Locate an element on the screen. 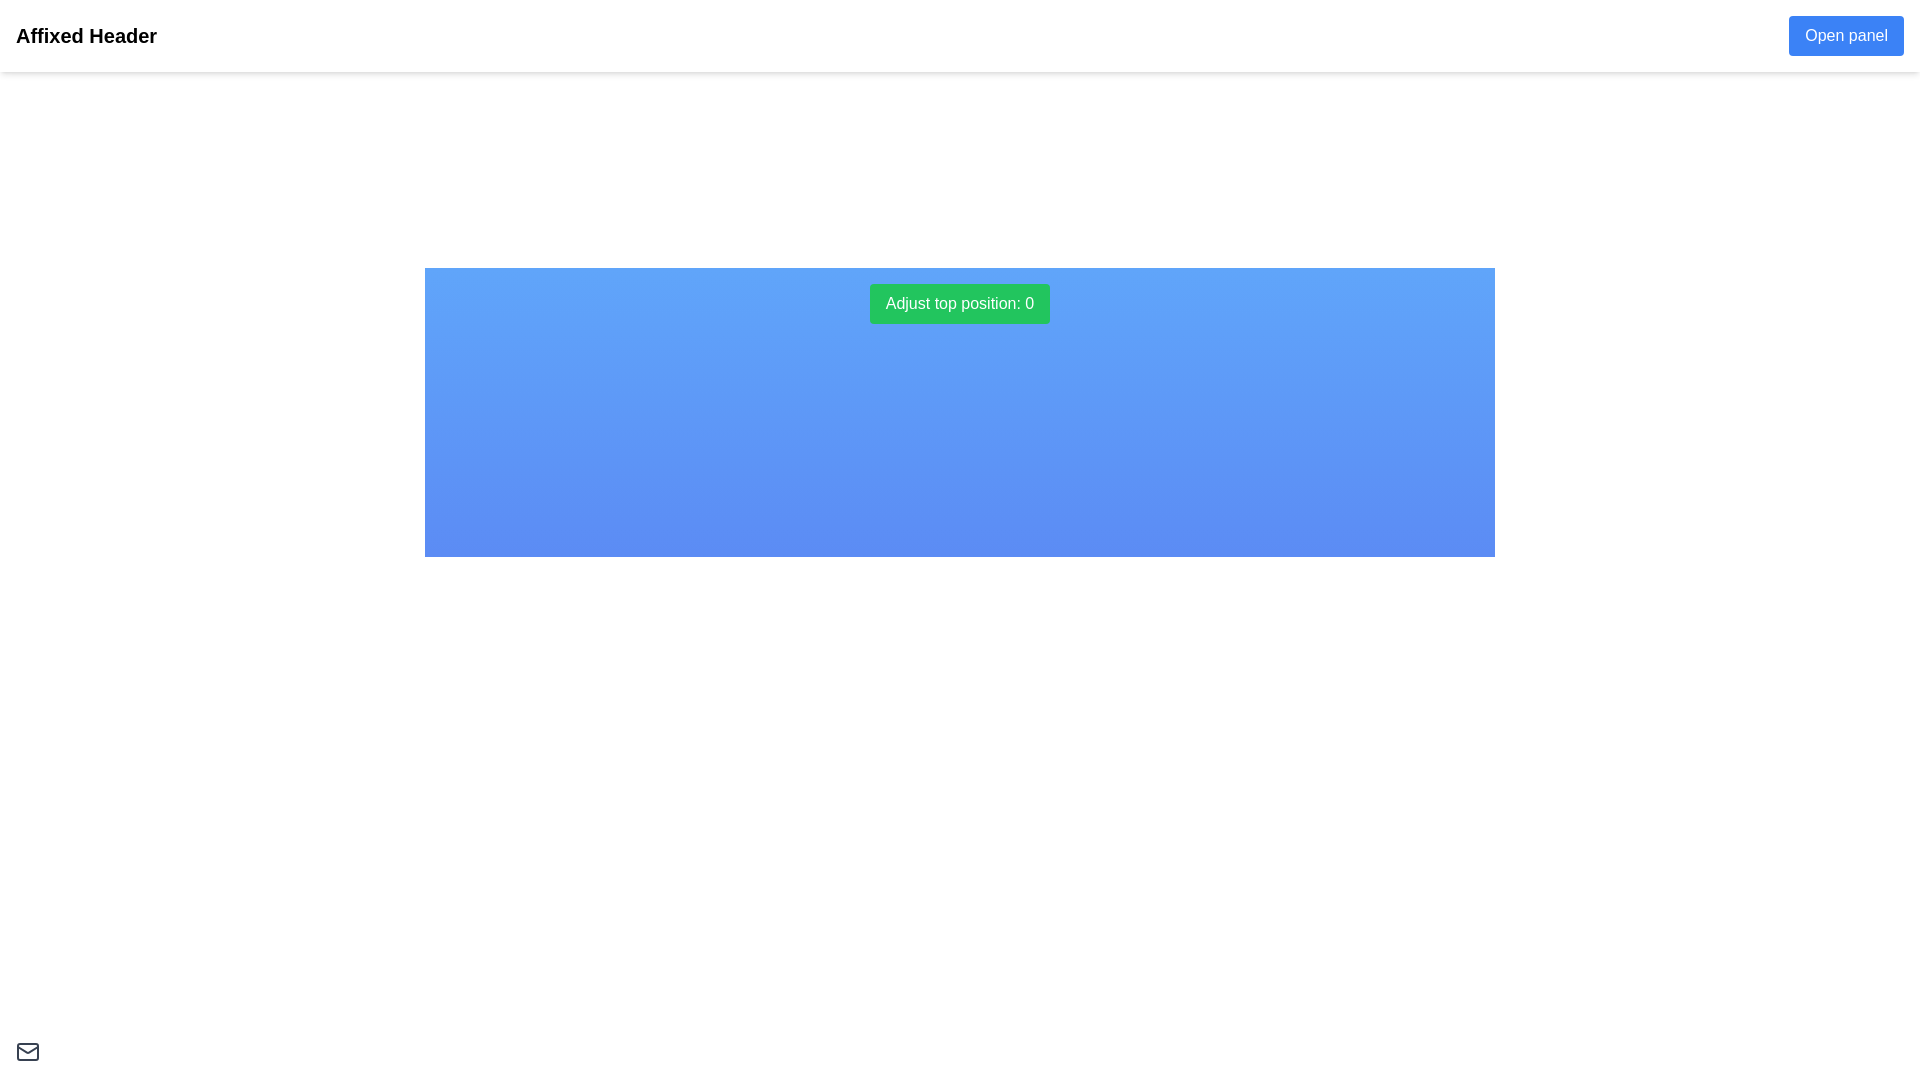  the rectangular button with rounded corners and a blue background labeled 'Open panel' is located at coordinates (1845, 35).